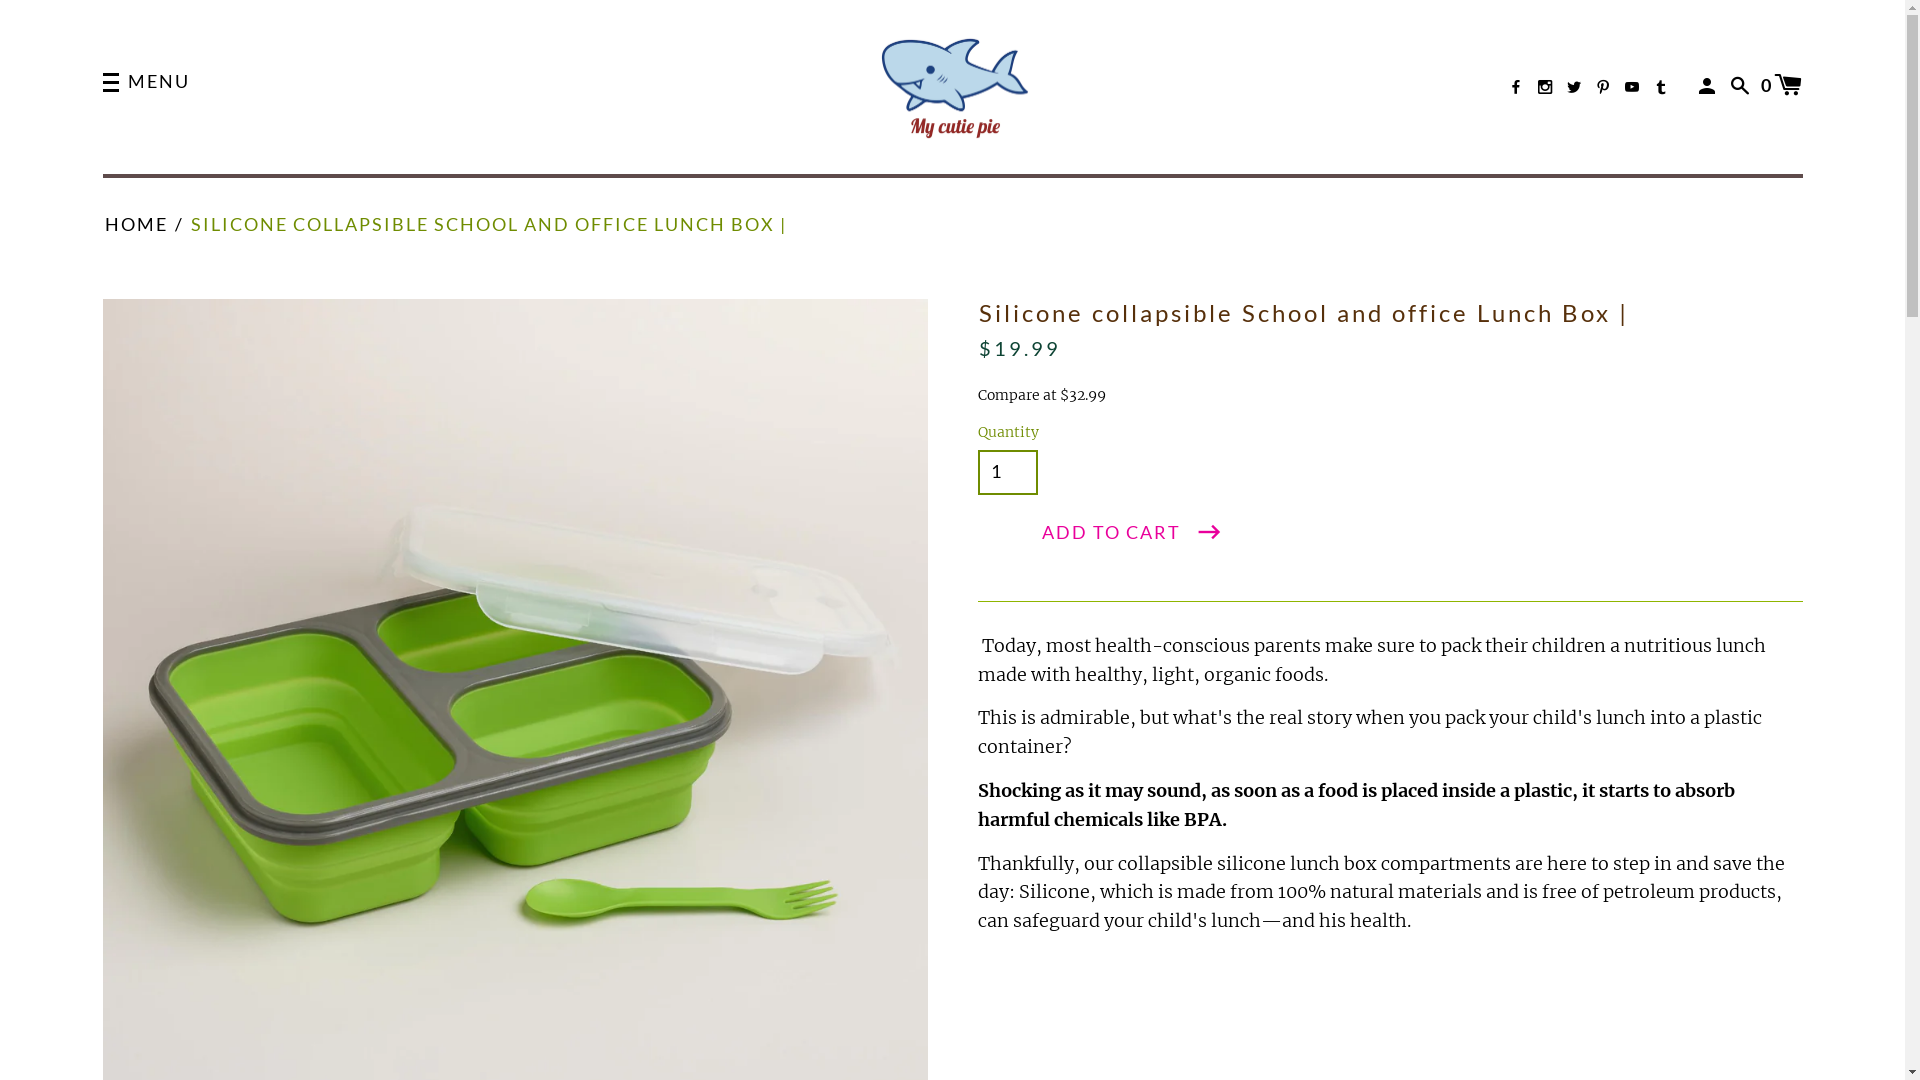 The image size is (1920, 1080). Describe the element at coordinates (1565, 86) in the screenshot. I see `'My Cutie Pie on Twitter'` at that location.